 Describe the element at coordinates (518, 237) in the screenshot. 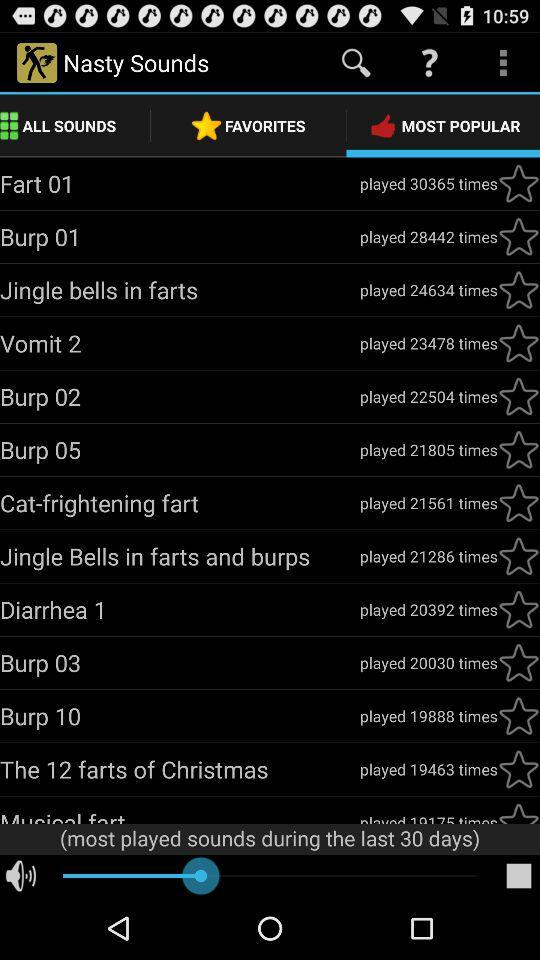

I see `this option select favorite option` at that location.